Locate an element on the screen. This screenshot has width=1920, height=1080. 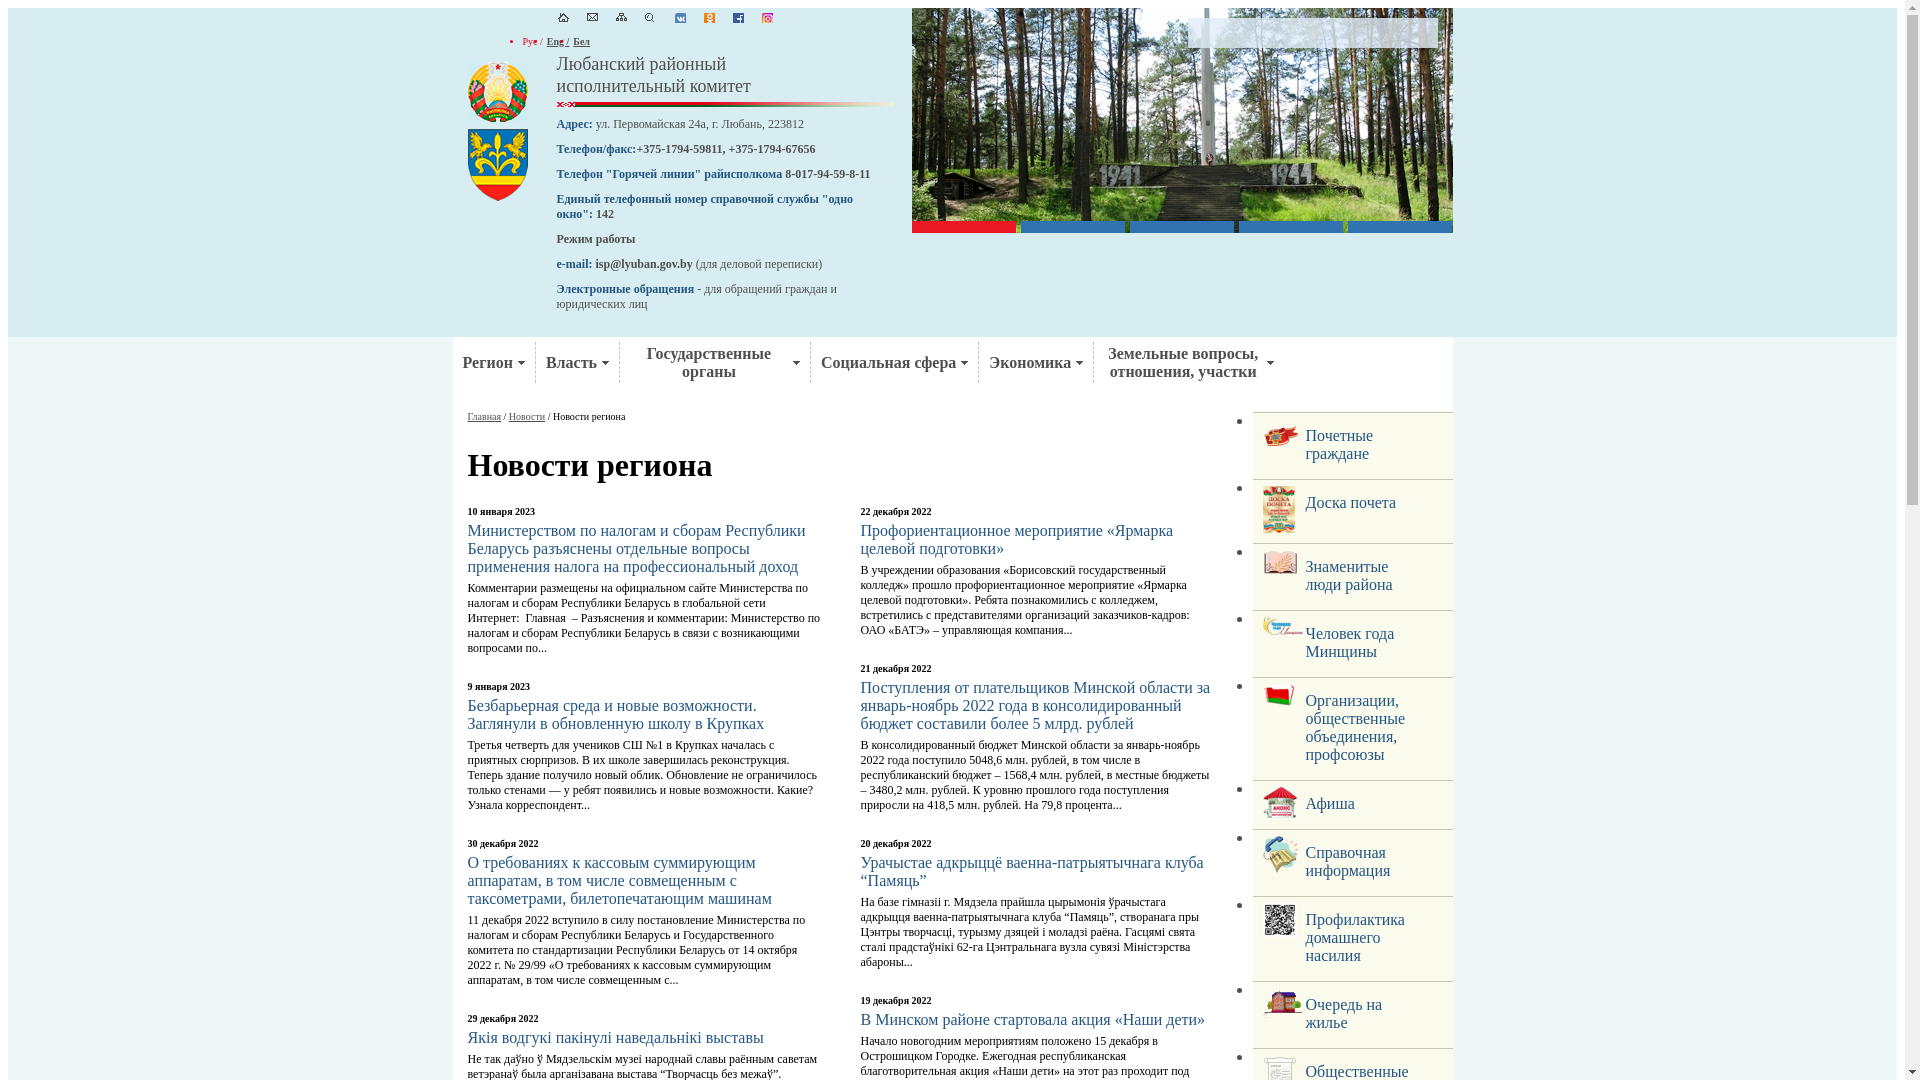
'ok' is located at coordinates (709, 19).